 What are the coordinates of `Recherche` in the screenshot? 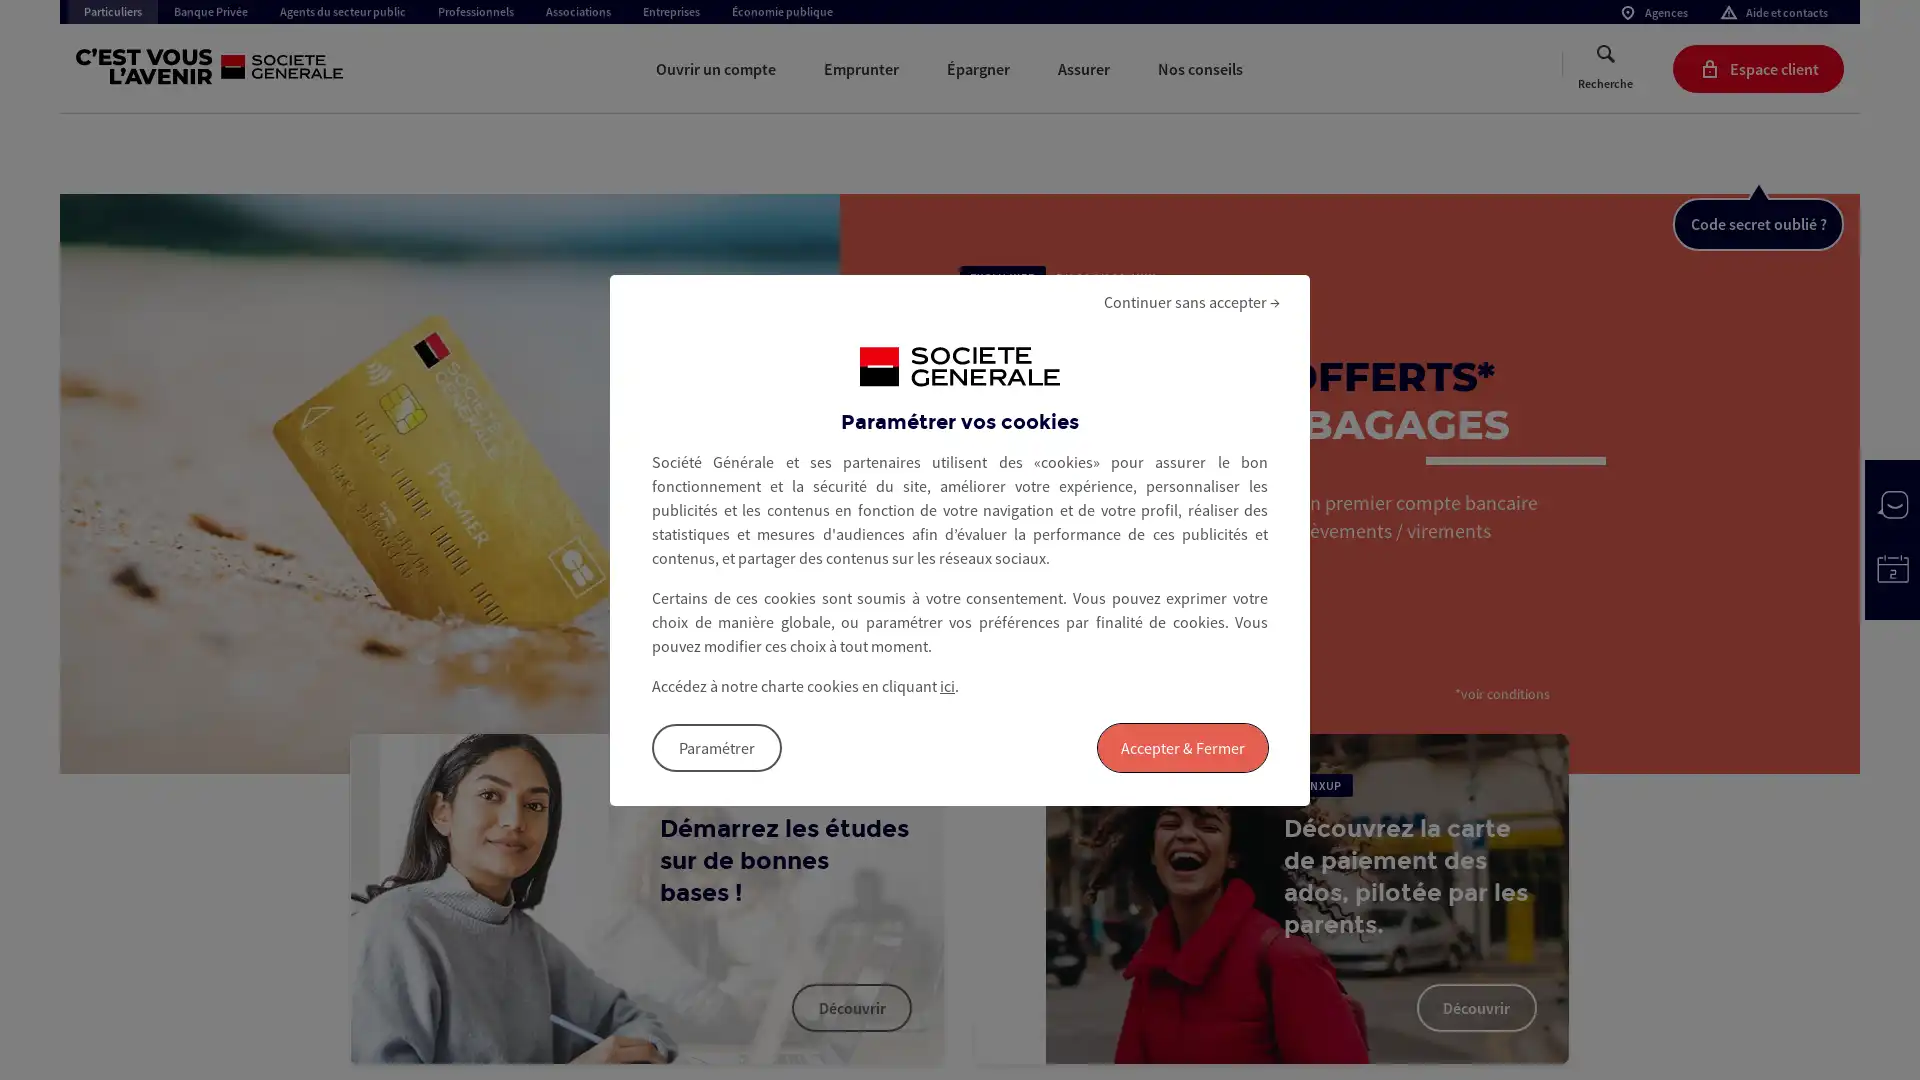 It's located at (1605, 67).